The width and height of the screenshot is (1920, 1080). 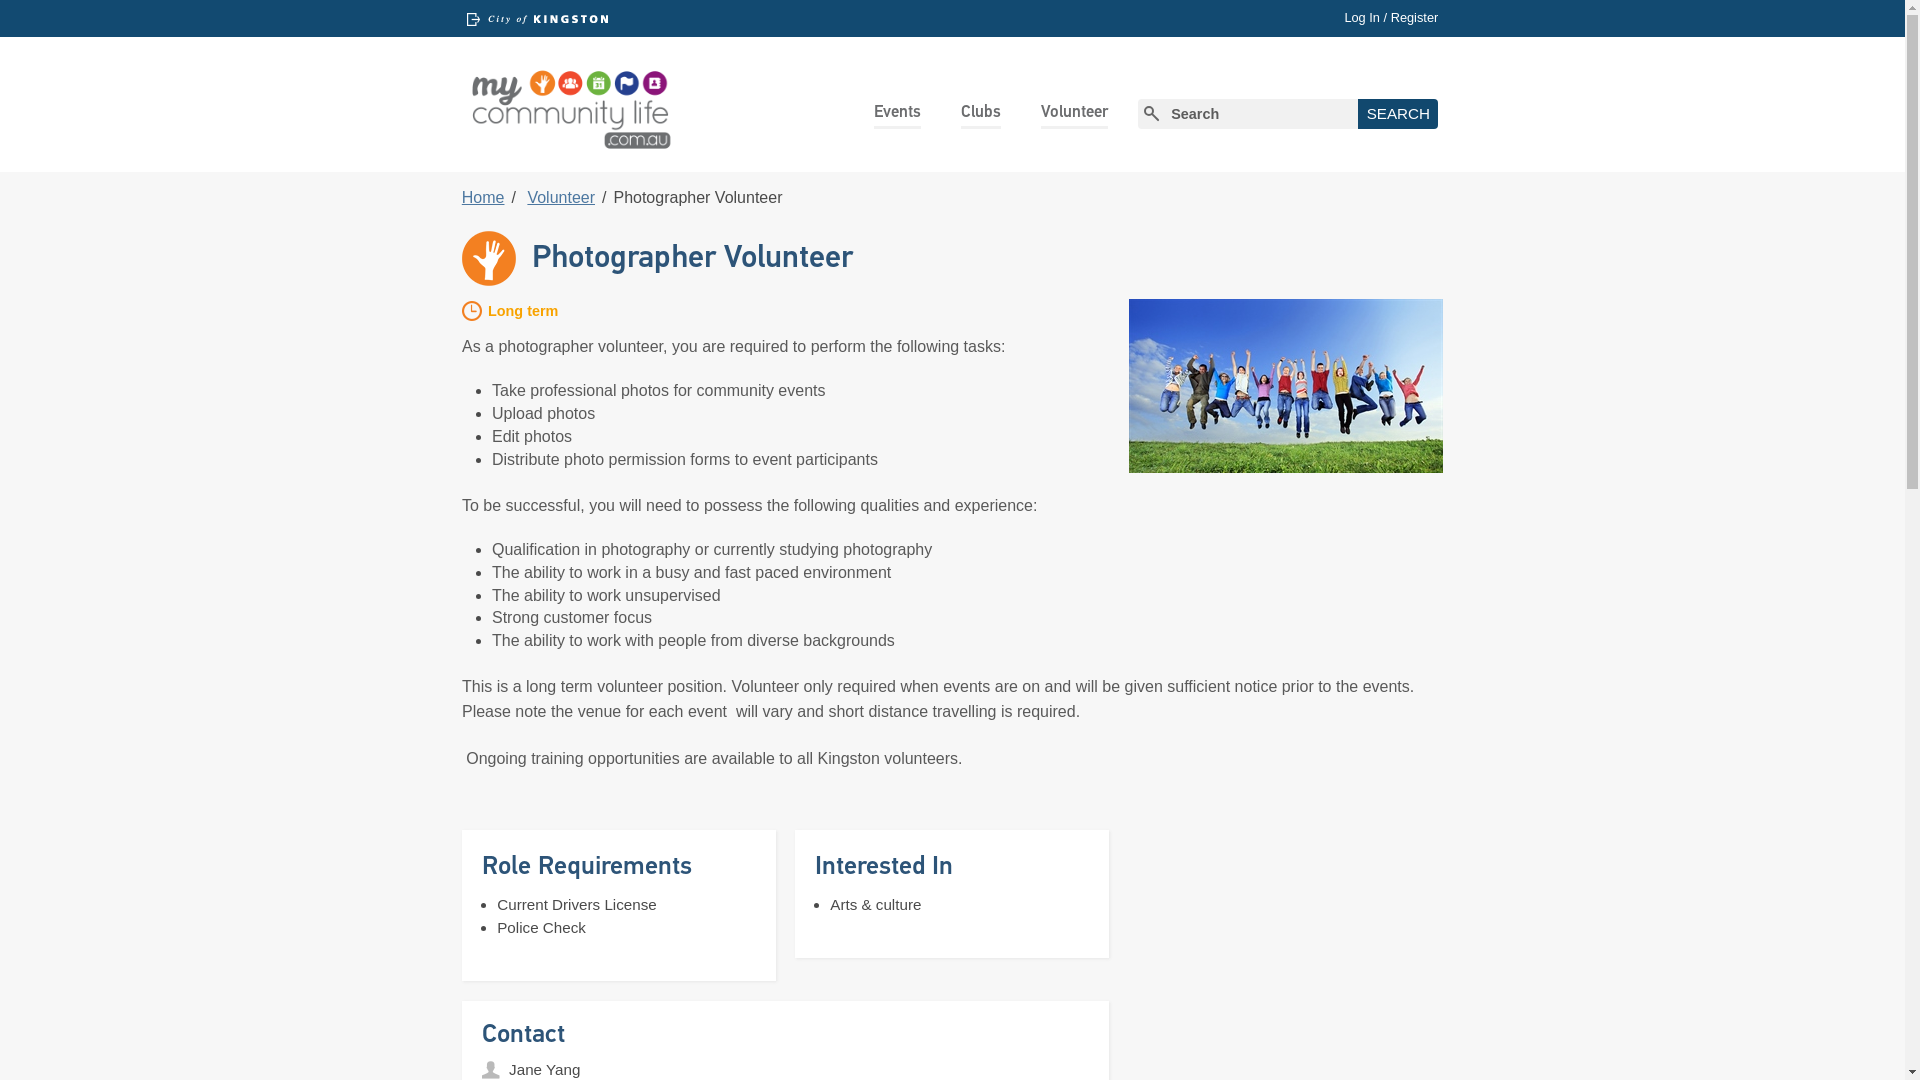 What do you see at coordinates (980, 111) in the screenshot?
I see `'Clubs'` at bounding box center [980, 111].